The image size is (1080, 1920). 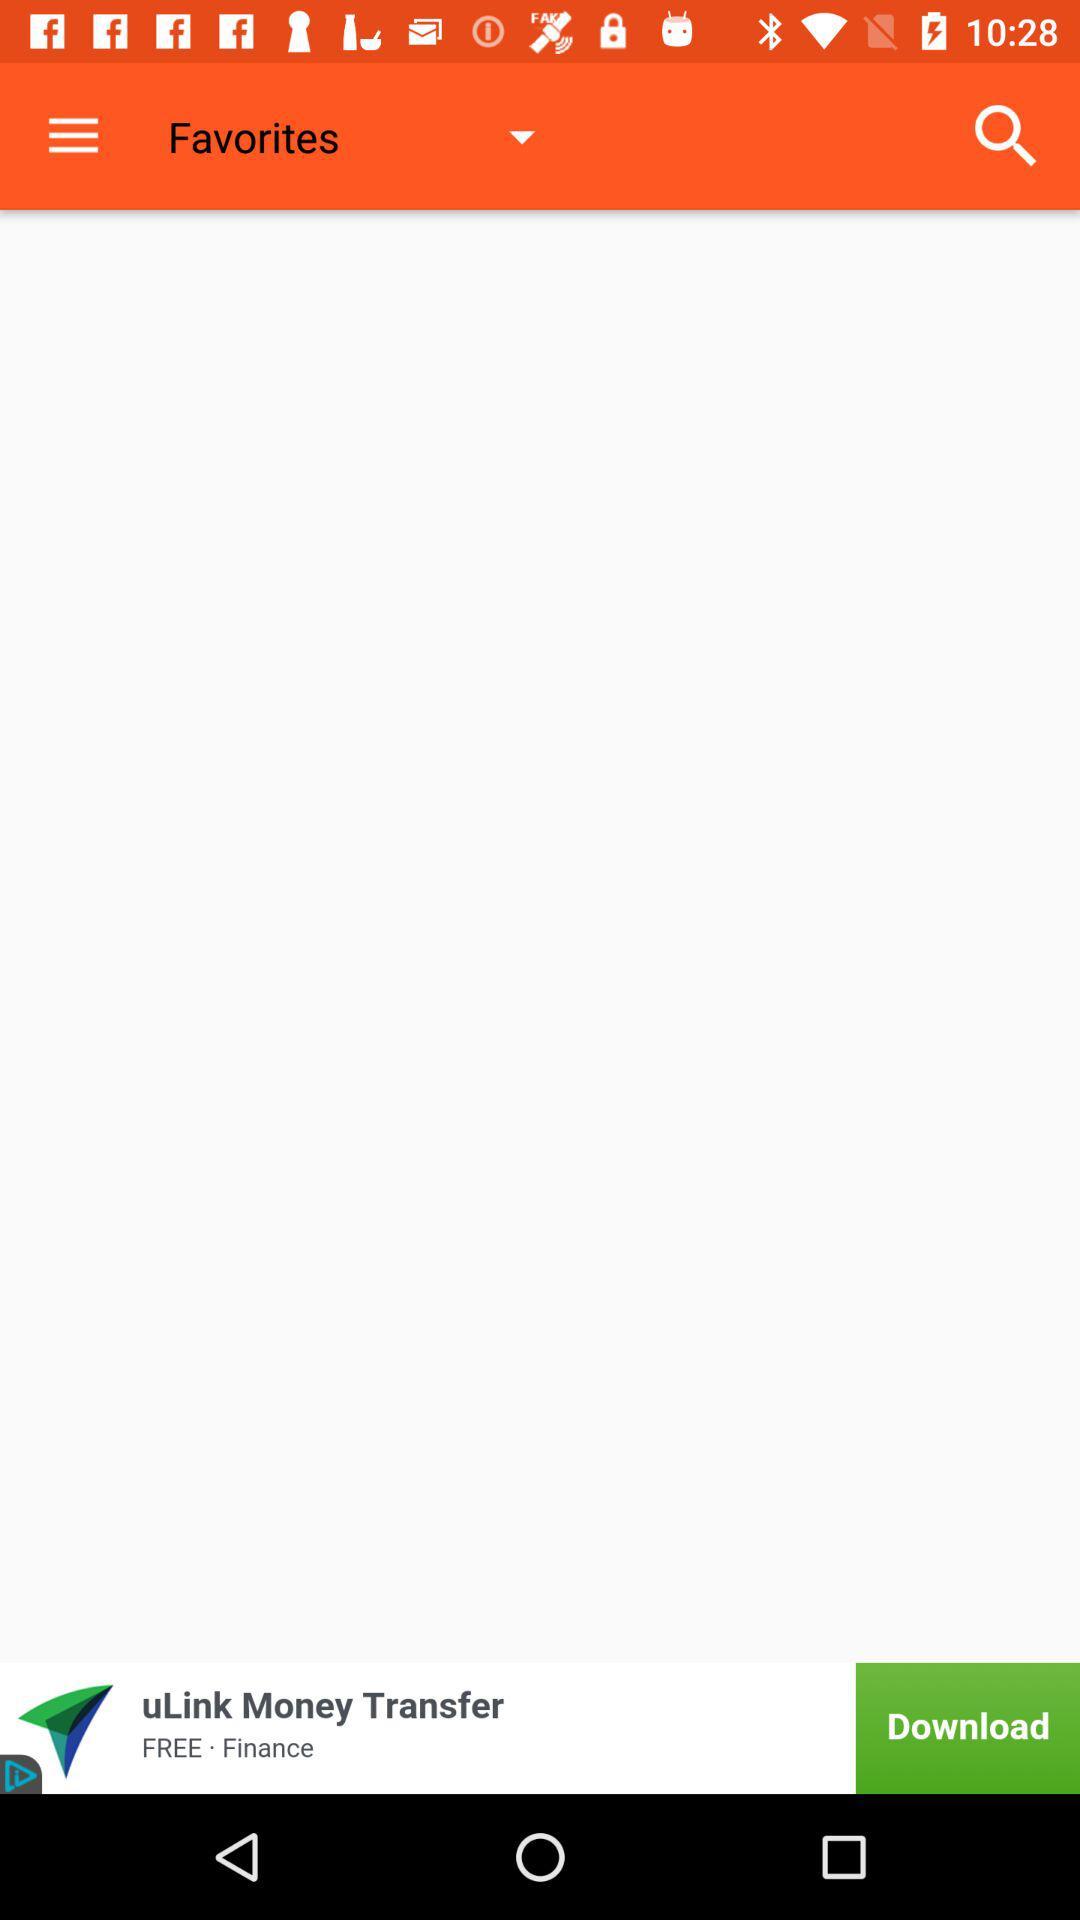 What do you see at coordinates (540, 1727) in the screenshot?
I see `advertisement banner` at bounding box center [540, 1727].